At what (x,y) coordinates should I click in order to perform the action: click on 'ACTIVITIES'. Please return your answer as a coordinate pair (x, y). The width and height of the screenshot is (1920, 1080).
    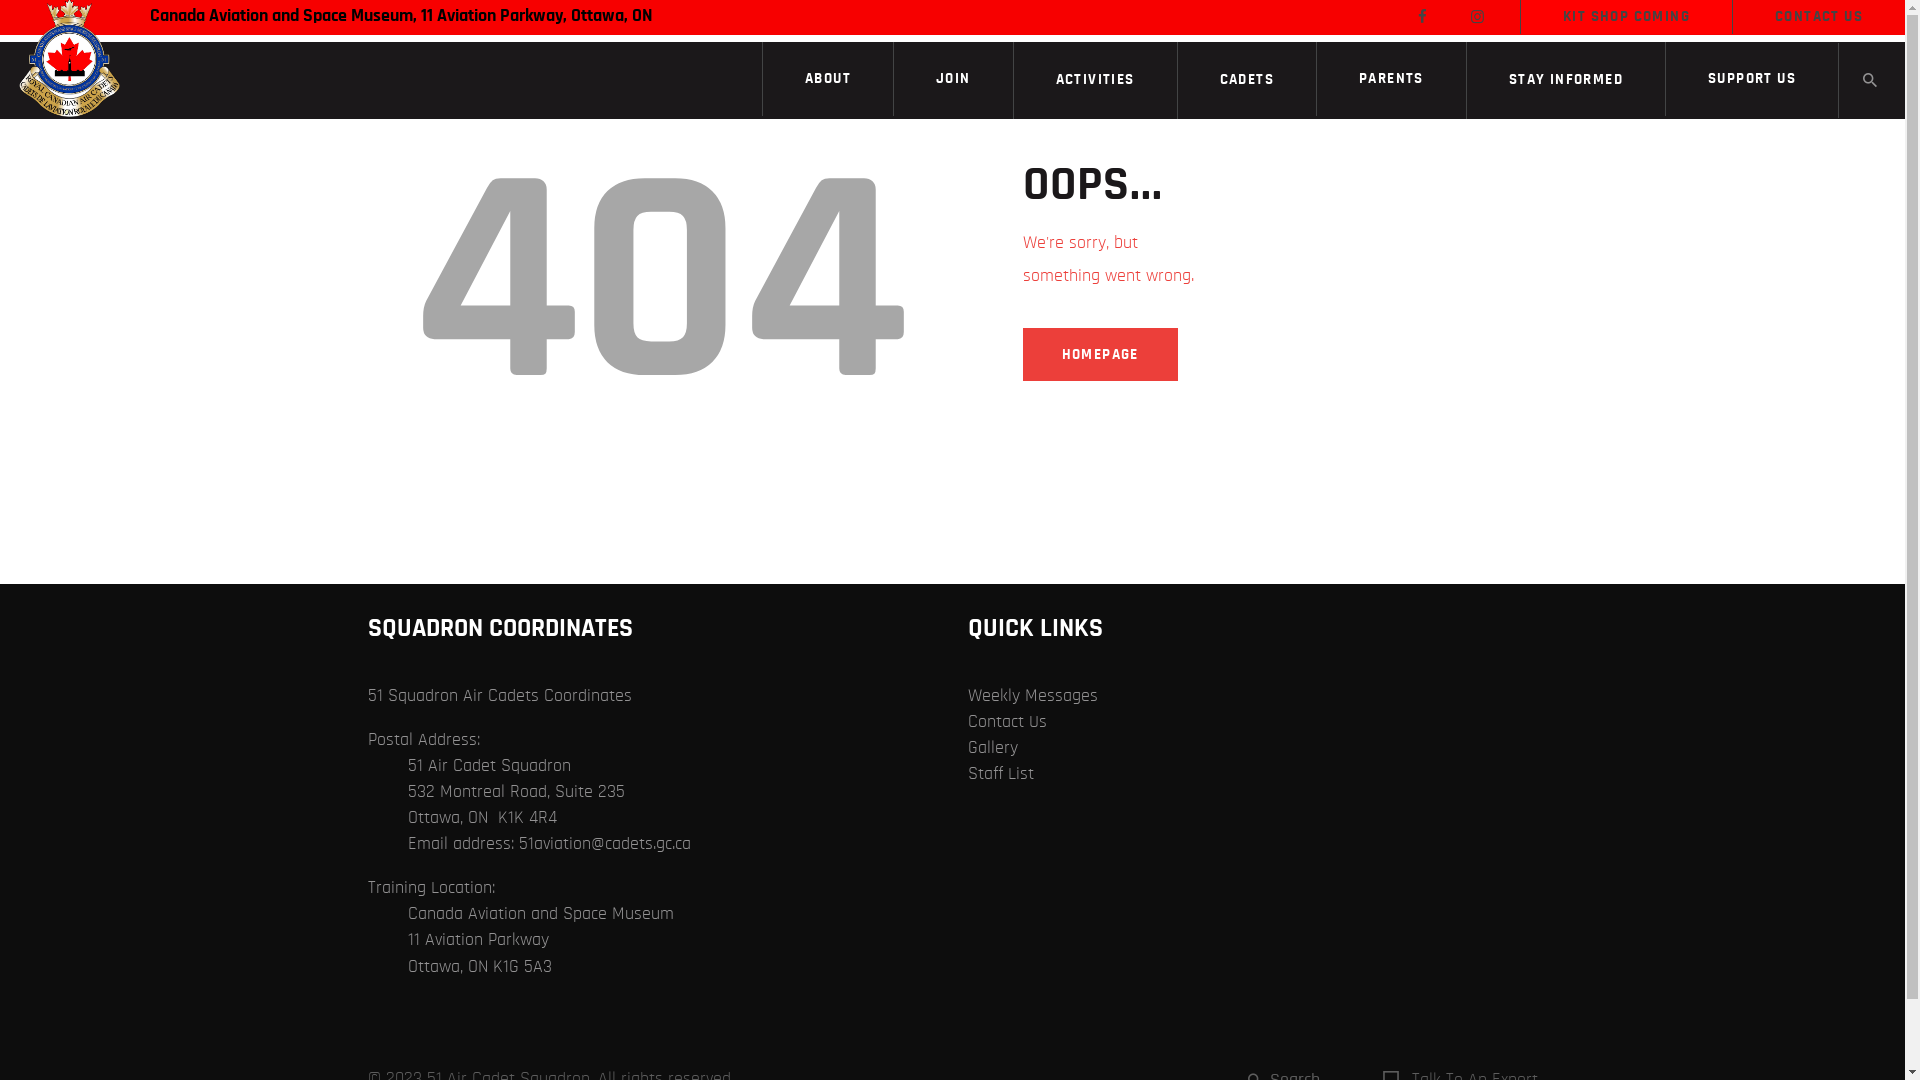
    Looking at the image, I should click on (1094, 80).